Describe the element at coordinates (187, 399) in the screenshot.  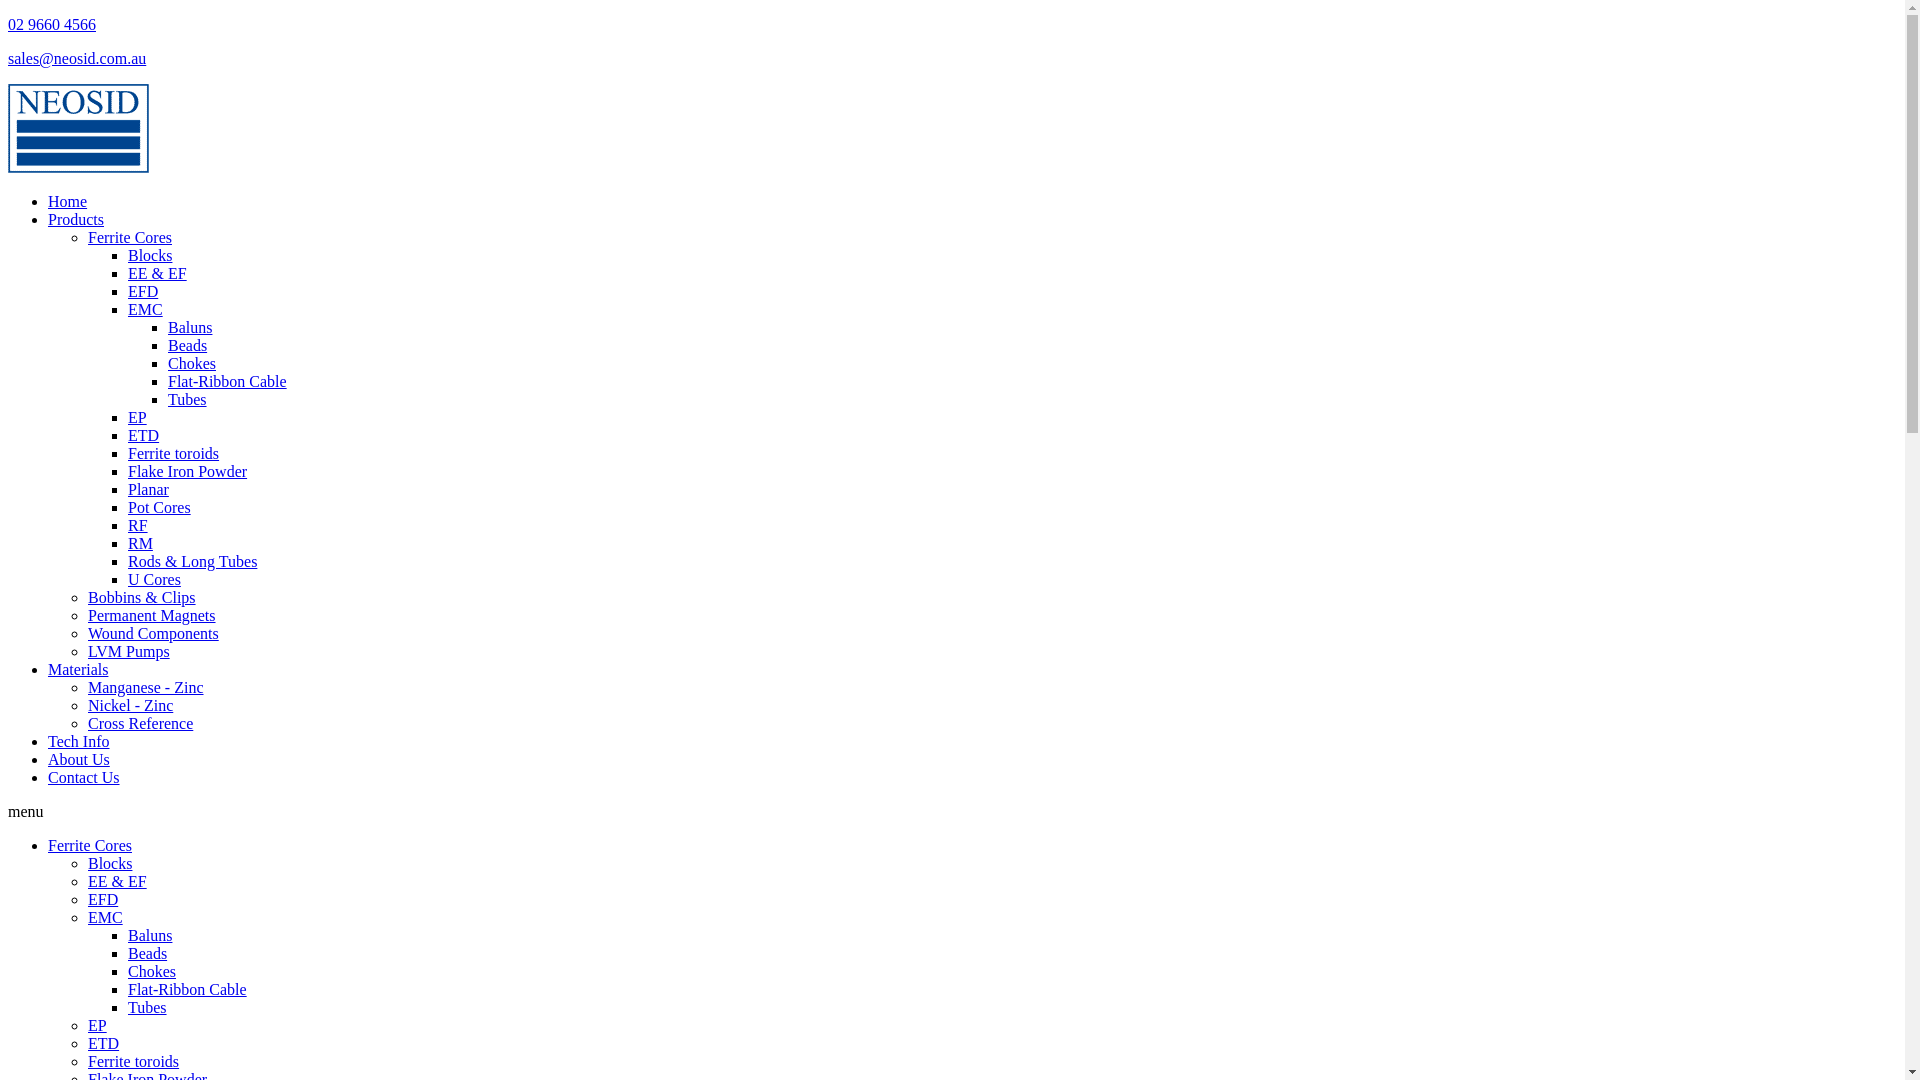
I see `'Tubes'` at that location.